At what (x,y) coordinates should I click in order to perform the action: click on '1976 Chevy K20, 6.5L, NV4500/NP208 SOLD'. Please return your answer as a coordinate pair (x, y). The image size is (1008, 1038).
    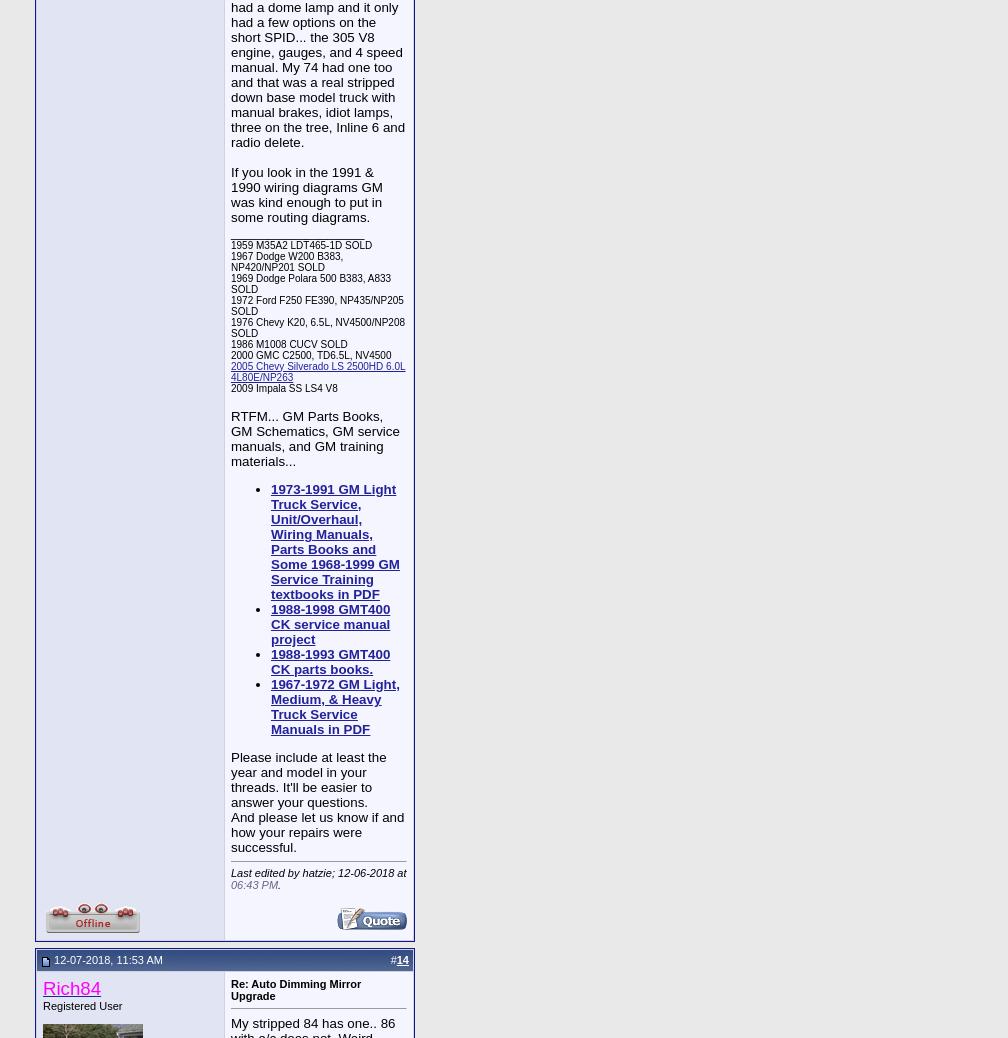
    Looking at the image, I should click on (318, 326).